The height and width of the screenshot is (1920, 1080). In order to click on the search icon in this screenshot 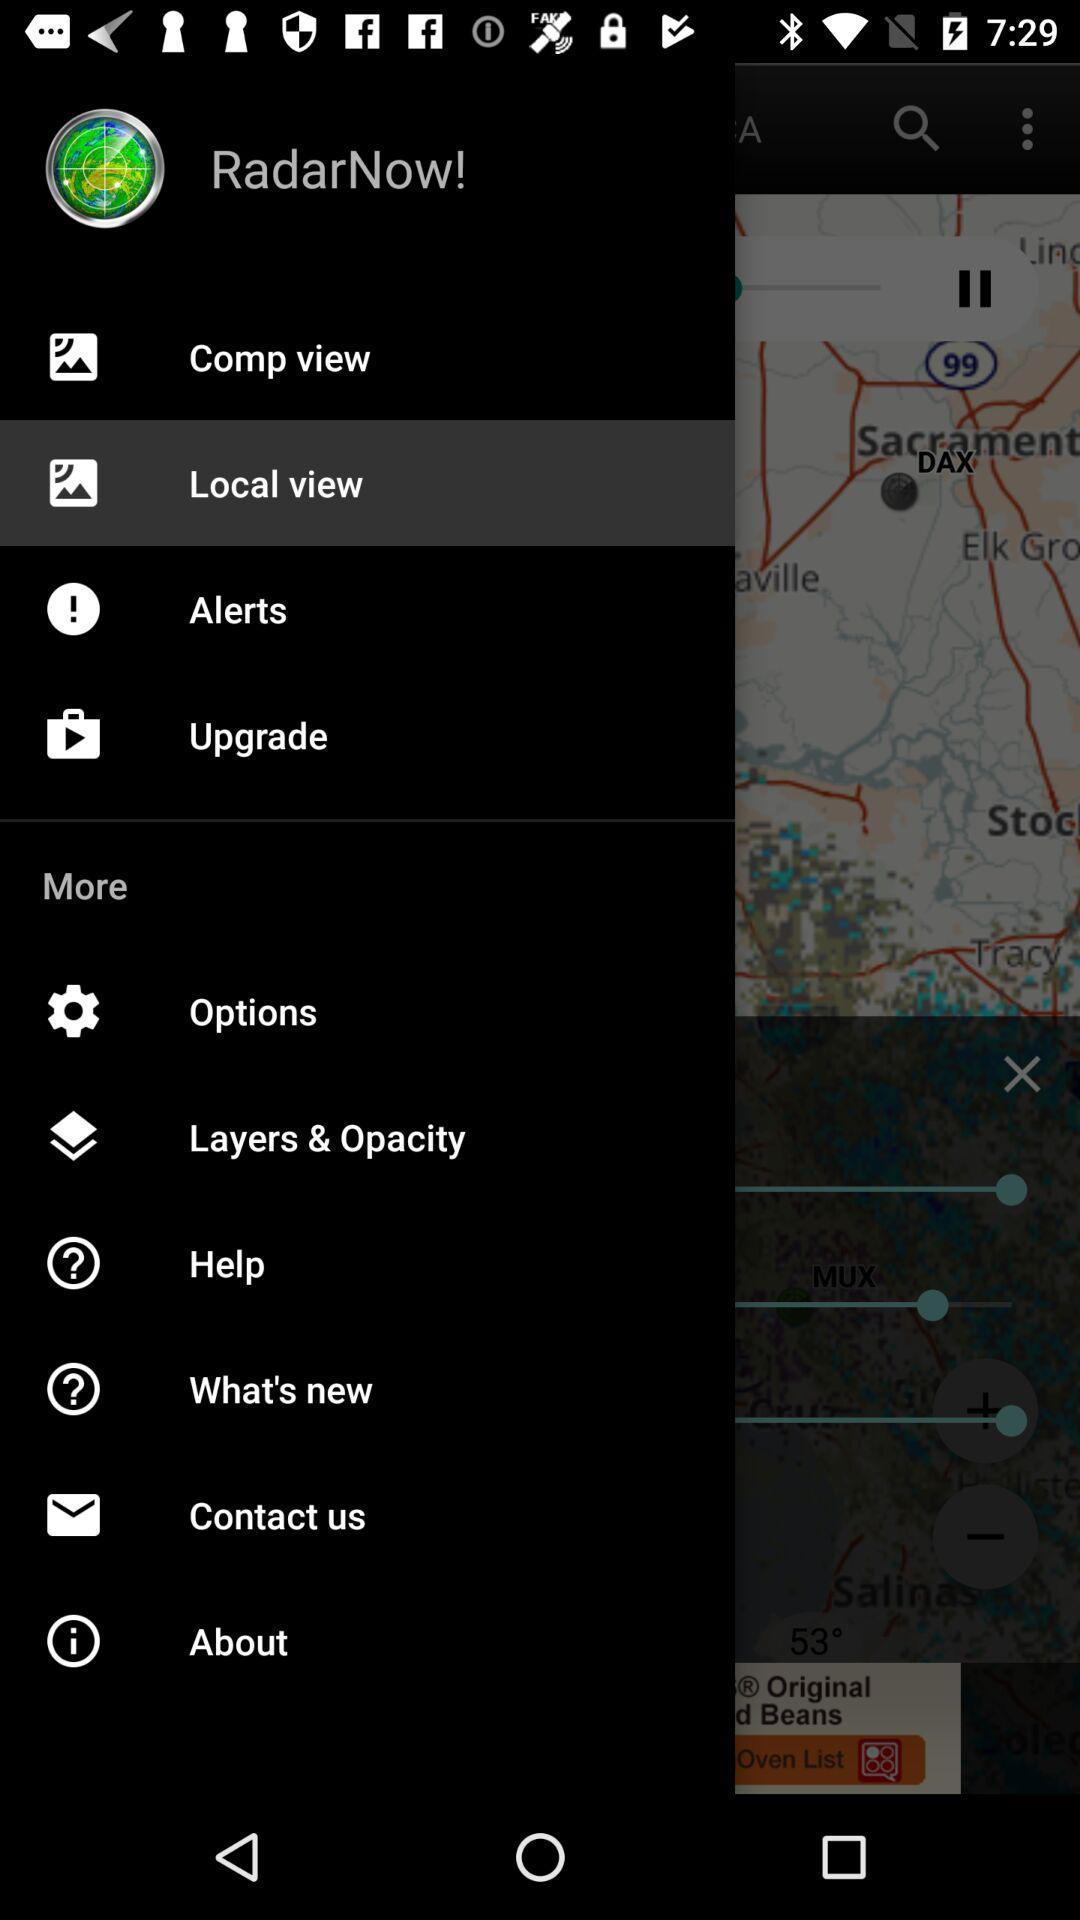, I will do `click(917, 127)`.